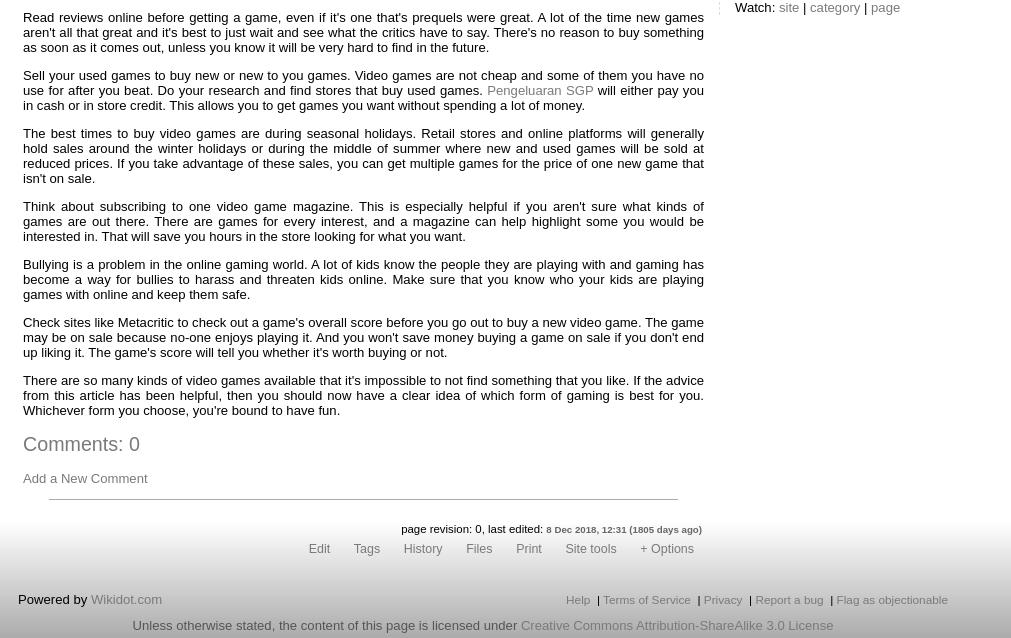  What do you see at coordinates (318, 548) in the screenshot?
I see `'Edit'` at bounding box center [318, 548].